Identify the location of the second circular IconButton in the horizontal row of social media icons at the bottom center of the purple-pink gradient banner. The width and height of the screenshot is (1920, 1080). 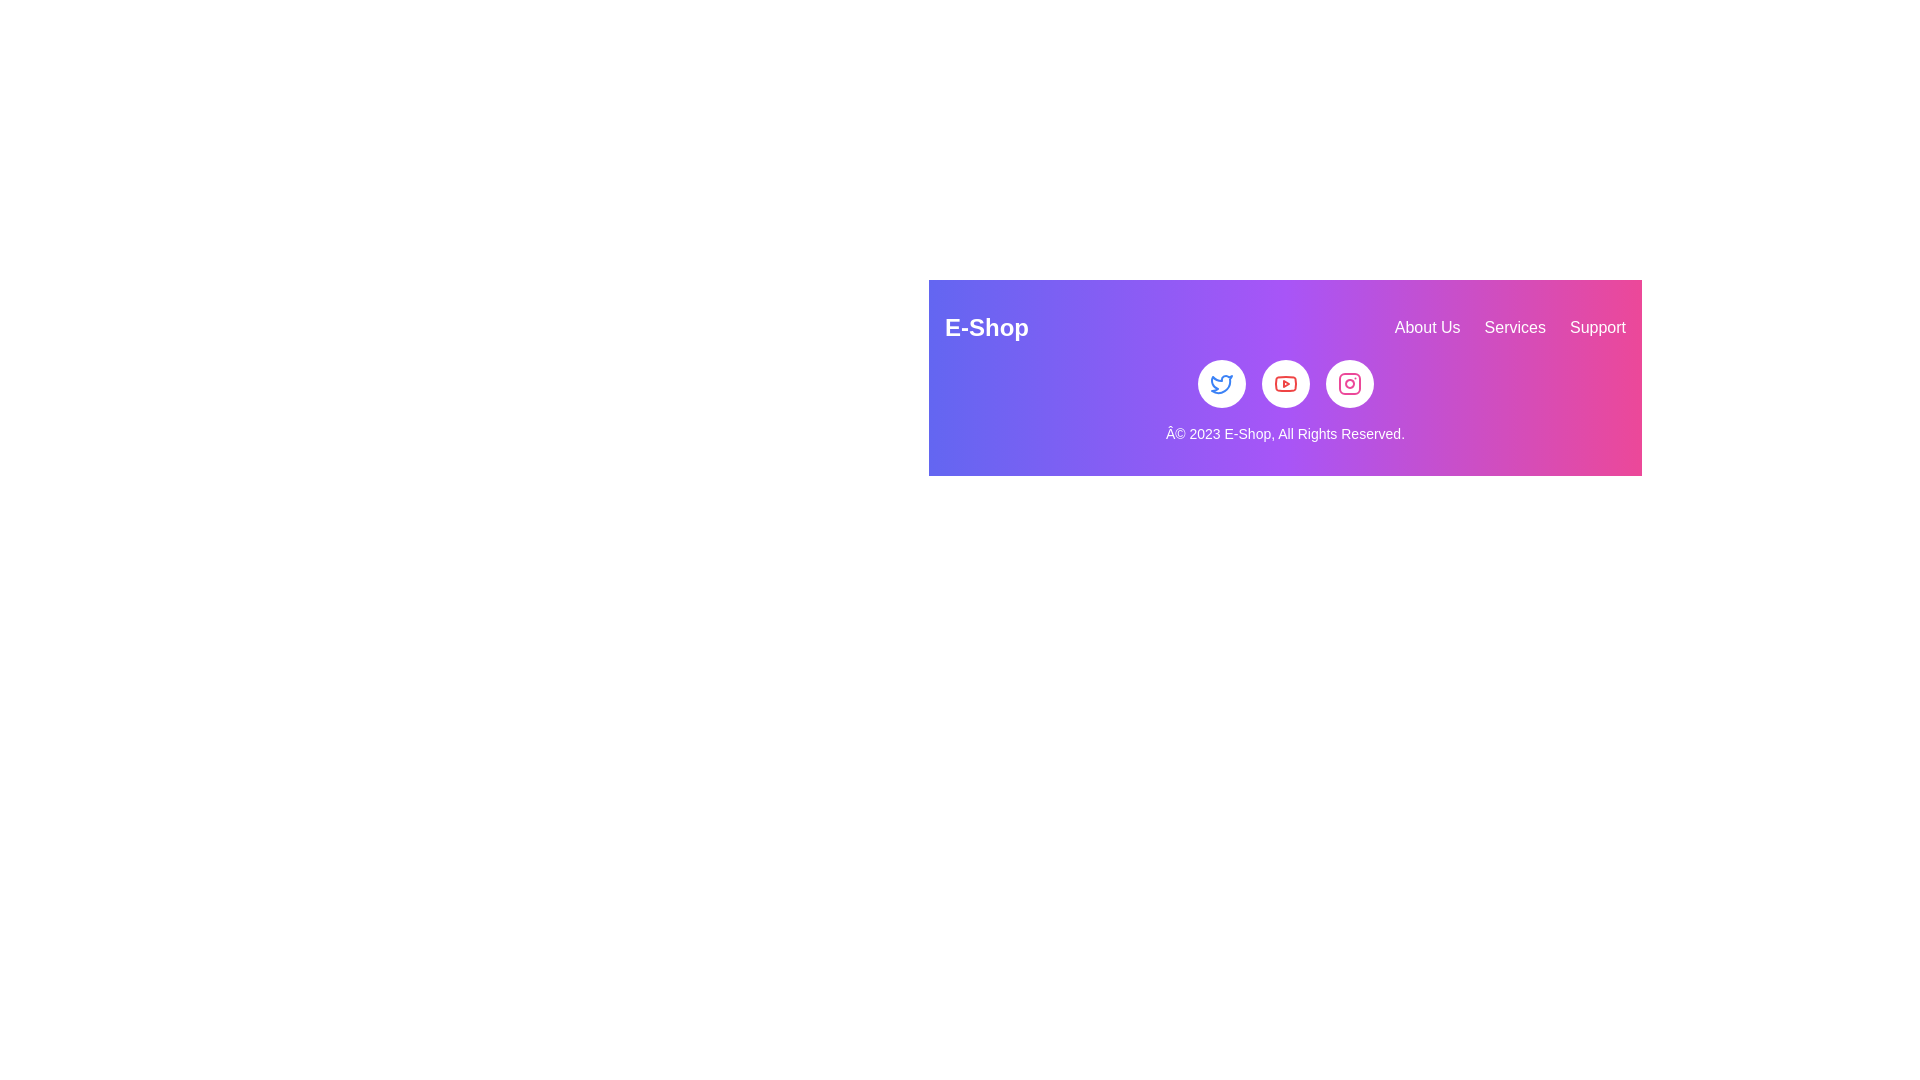
(1220, 384).